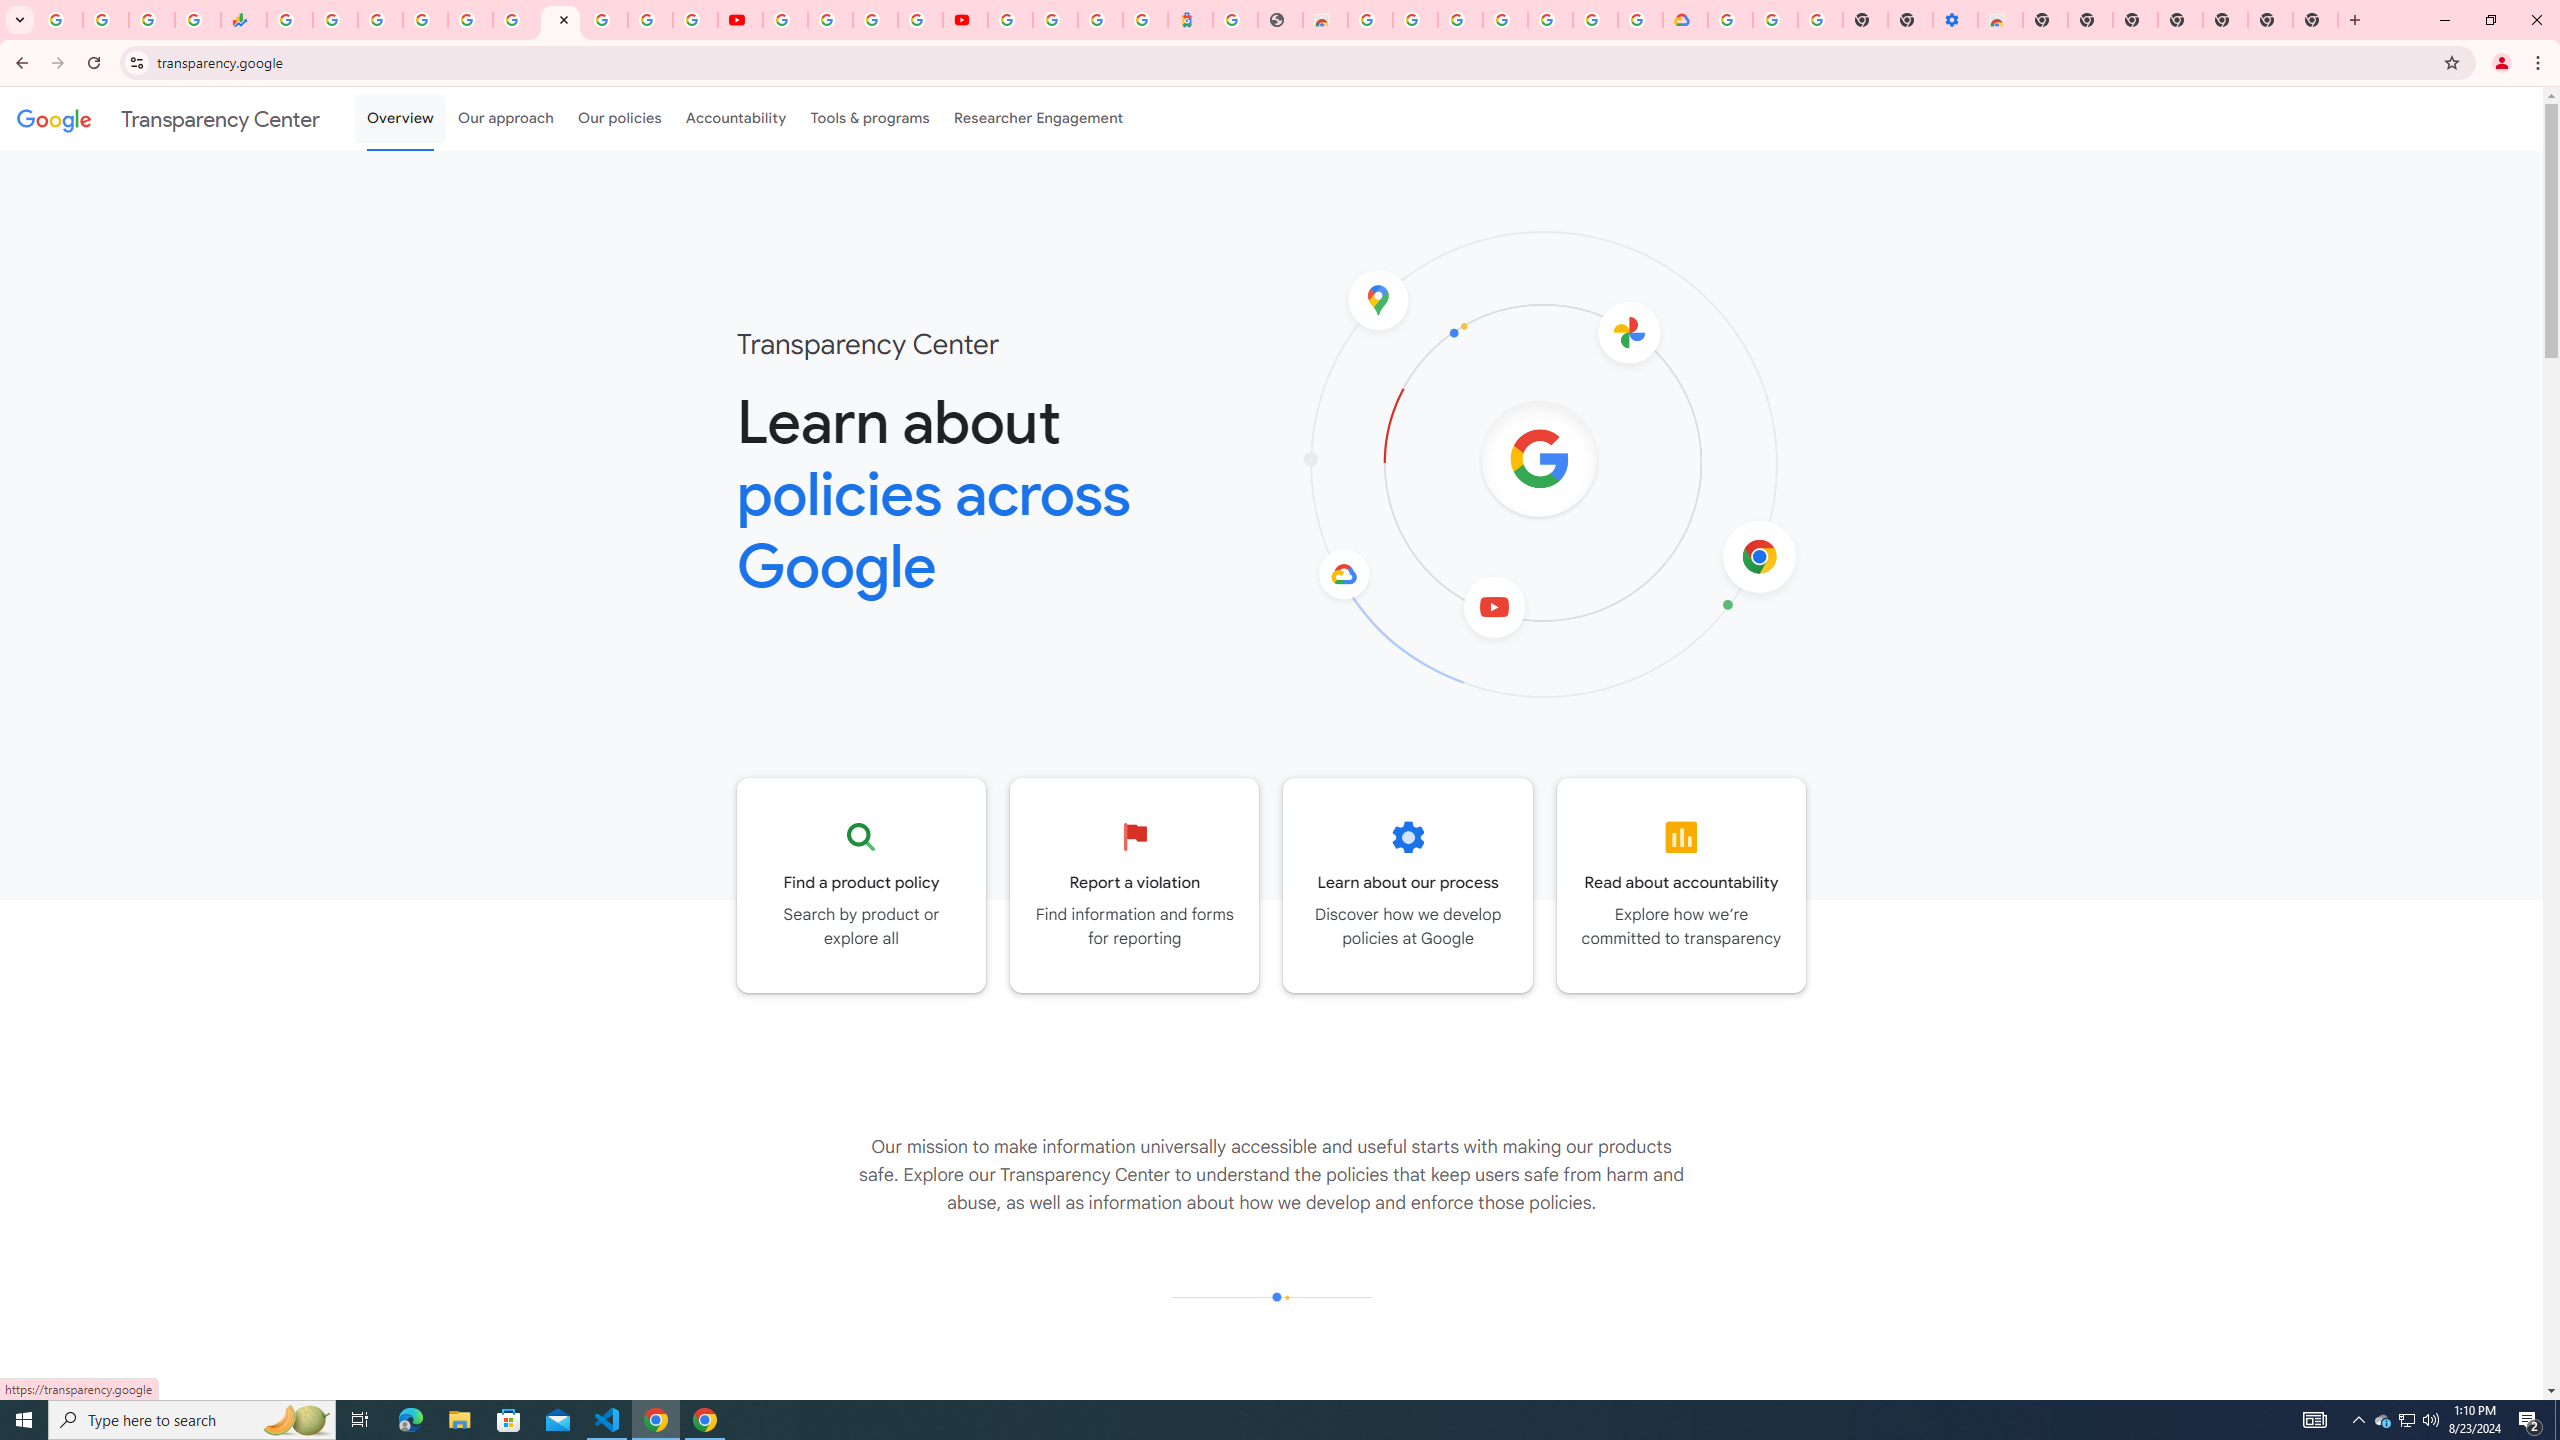 This screenshot has width=2560, height=1440. Describe the element at coordinates (735, 118) in the screenshot. I see `'Accountability'` at that location.